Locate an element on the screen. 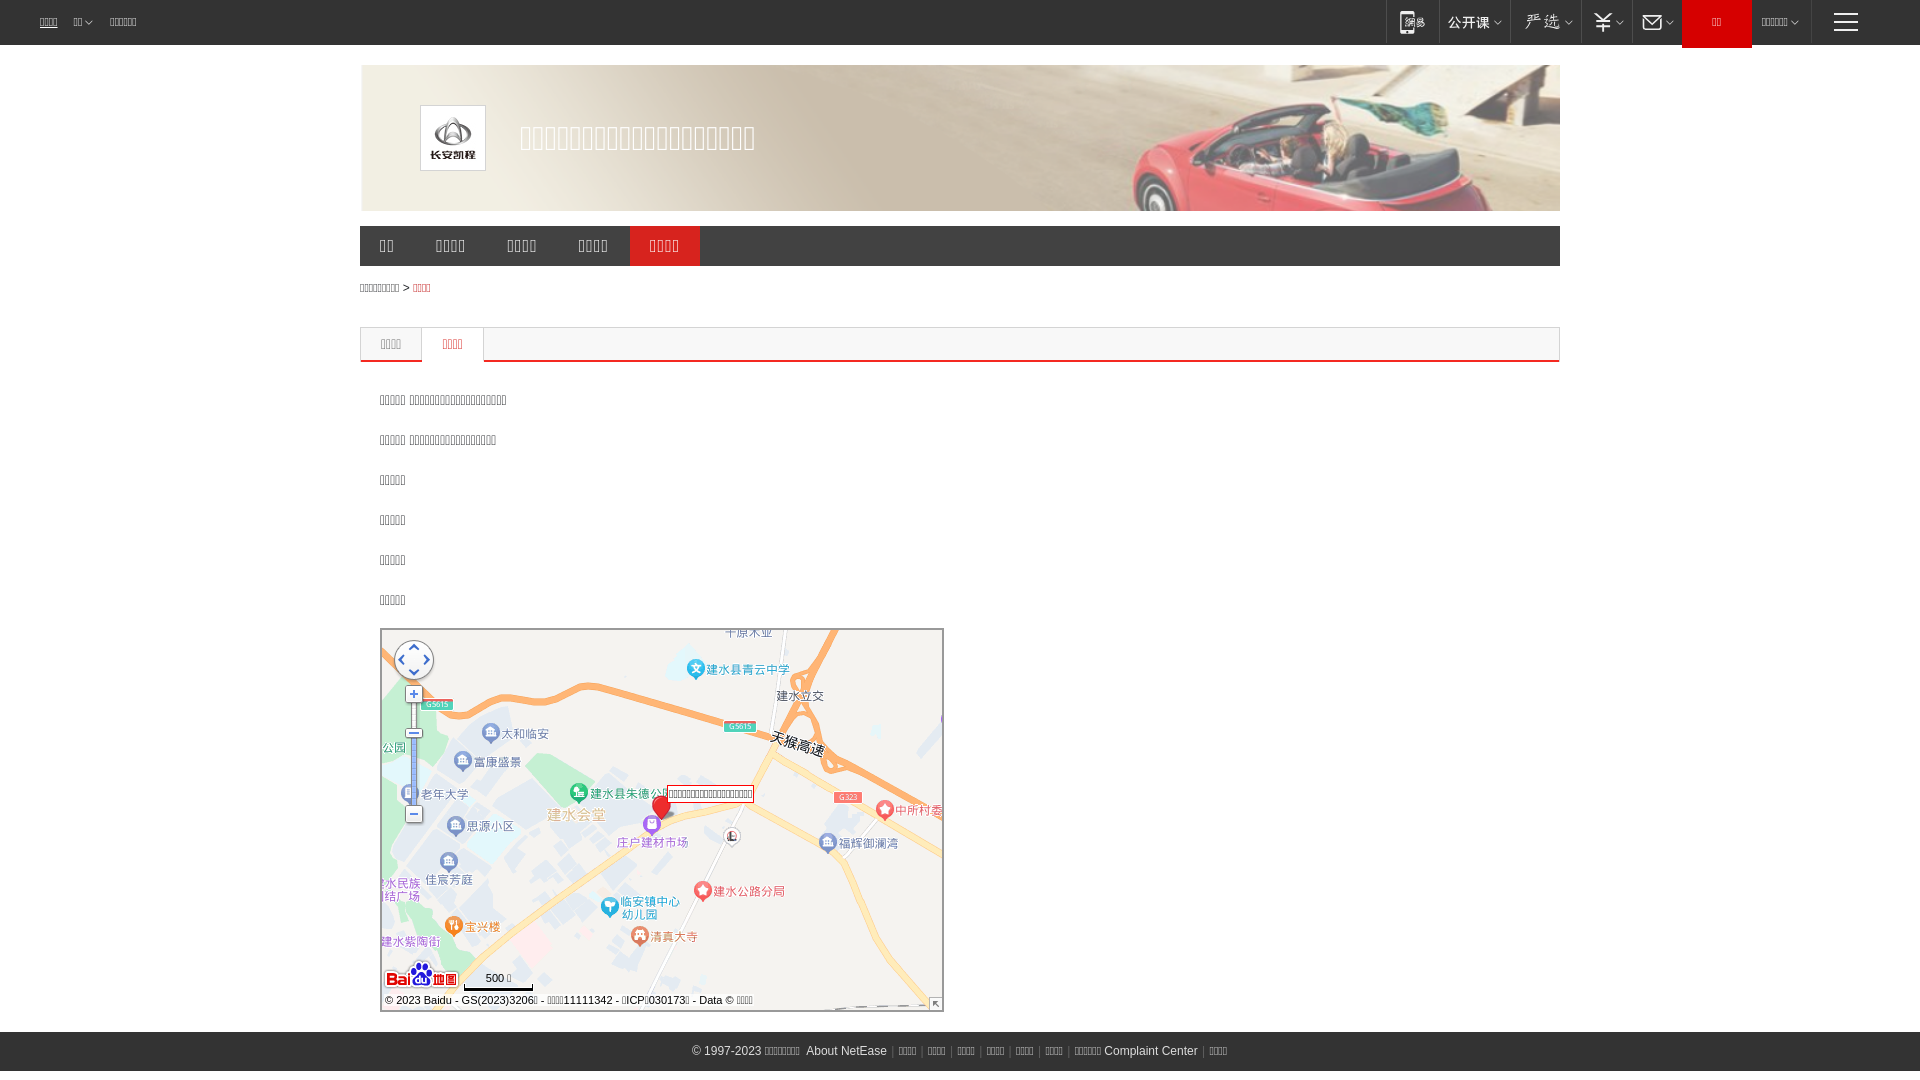  'About NetEase' is located at coordinates (805, 1049).